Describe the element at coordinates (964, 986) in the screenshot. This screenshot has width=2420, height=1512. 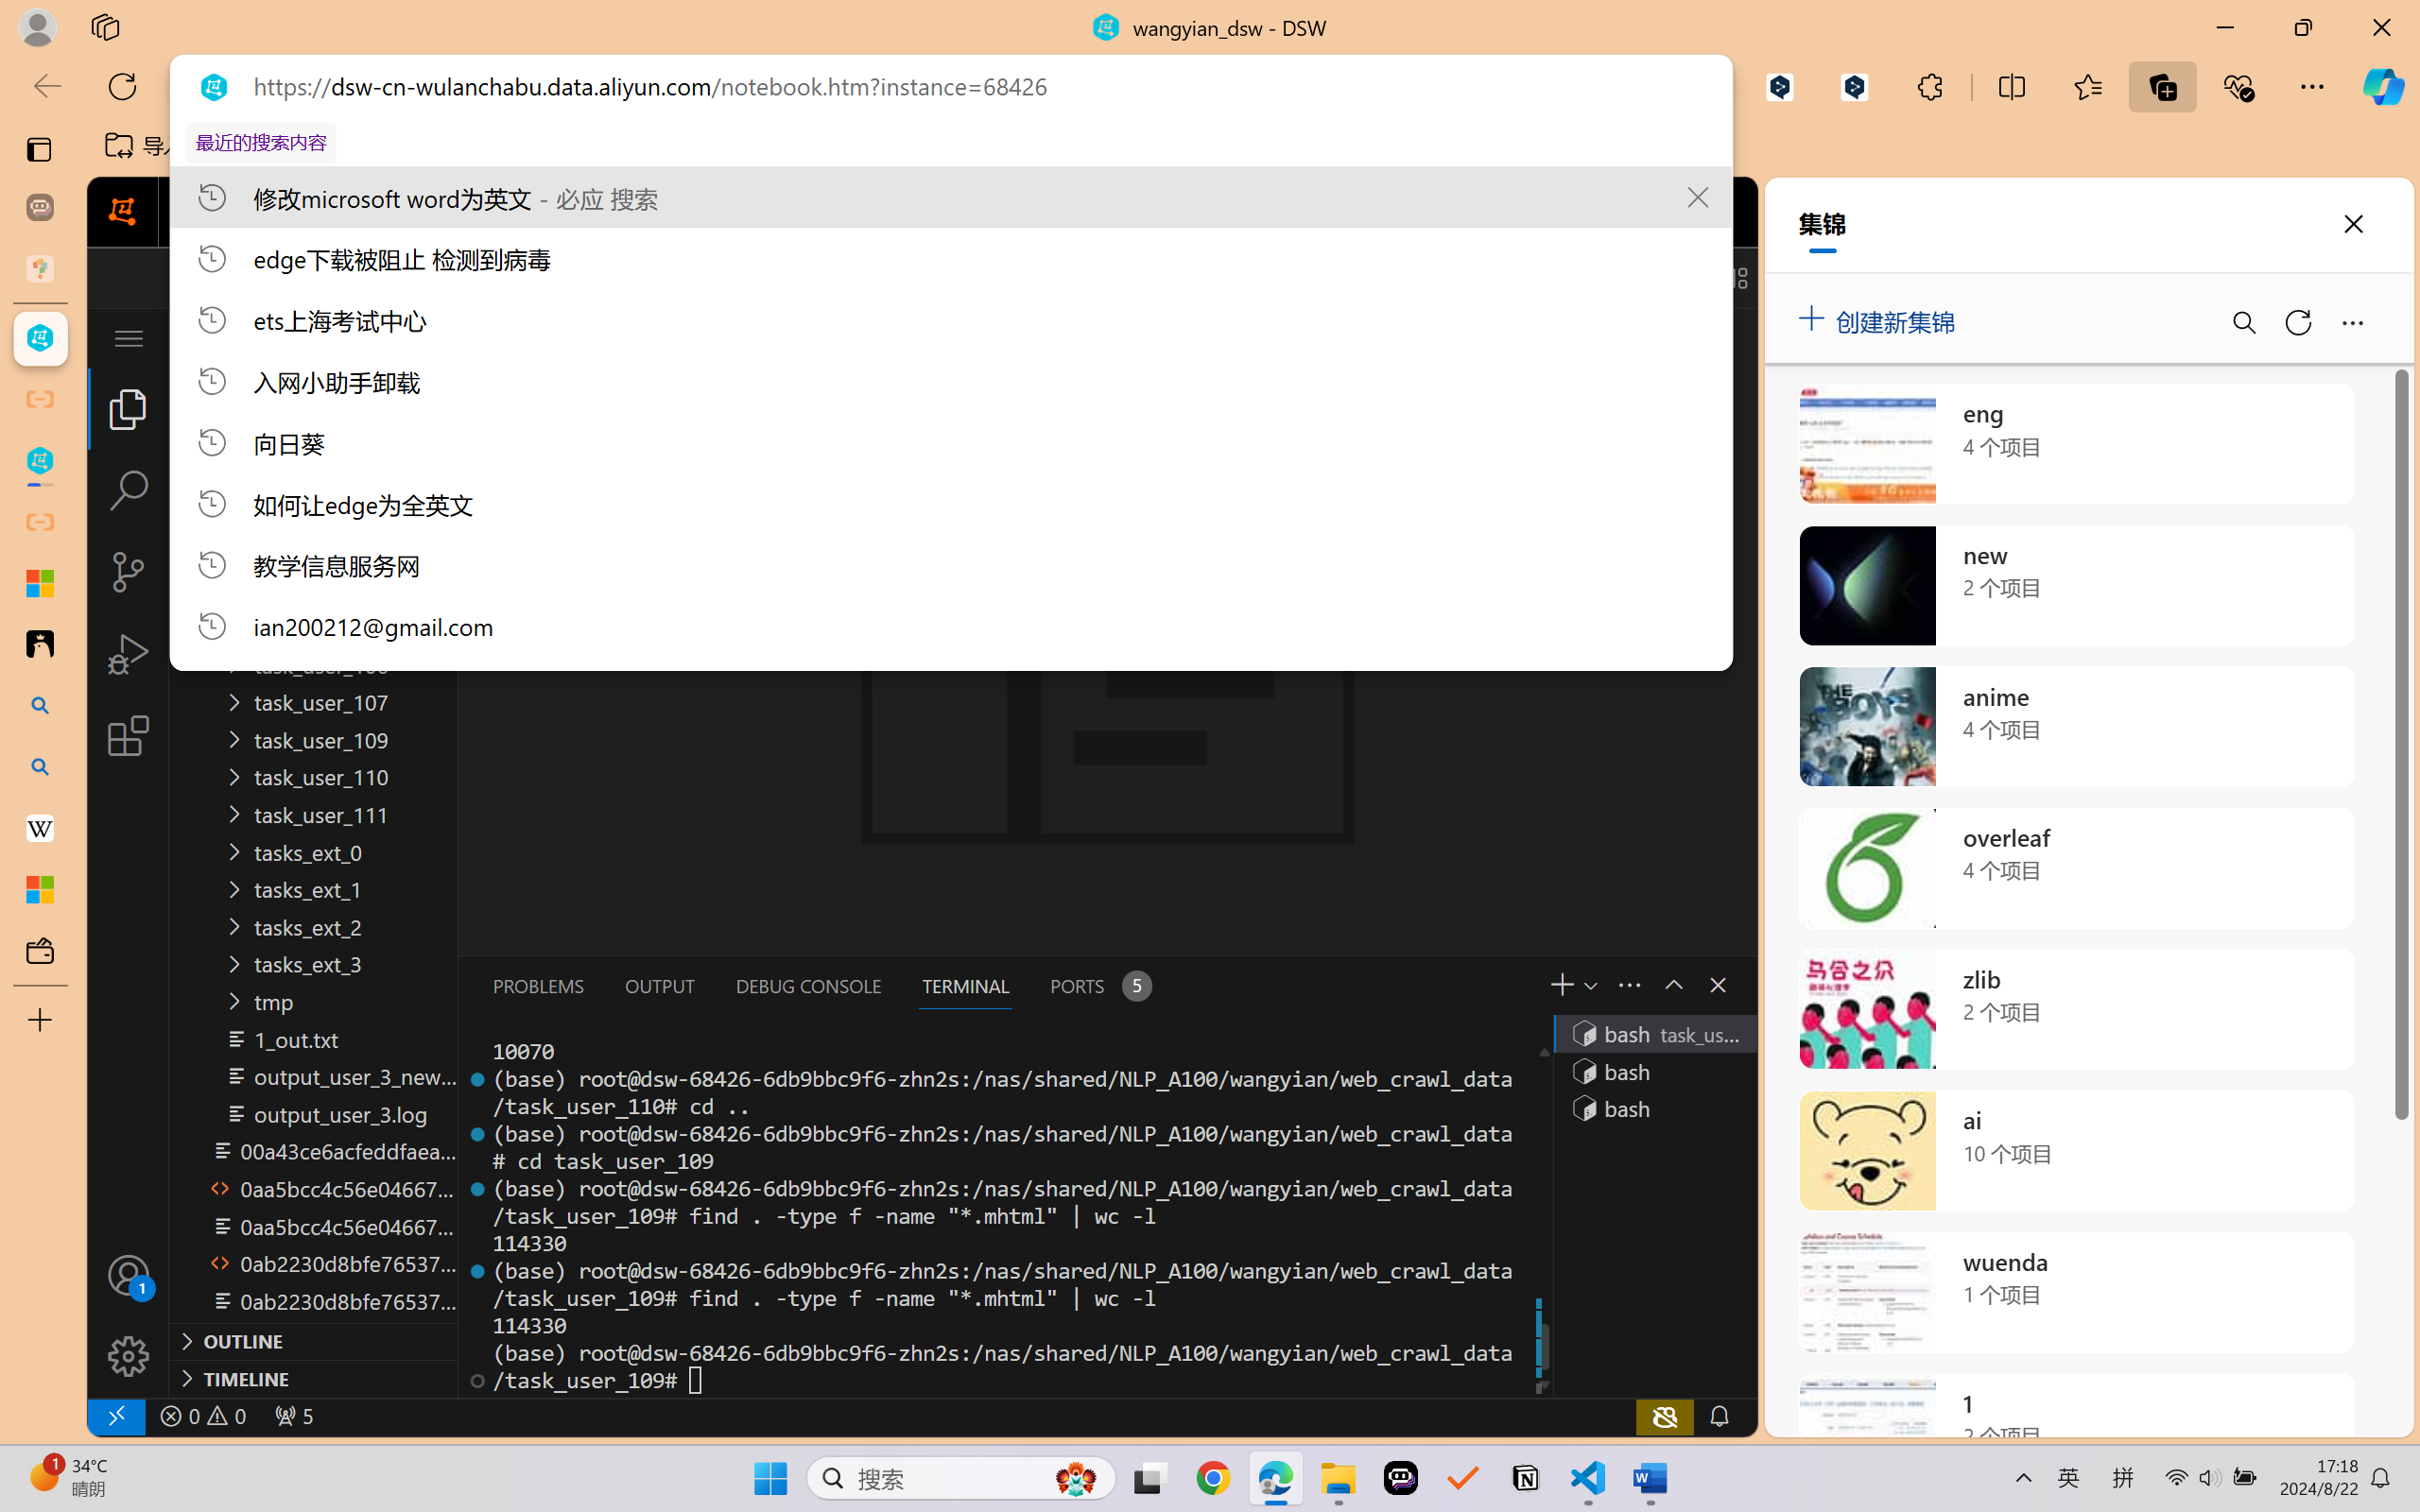
I see `'Terminal (Ctrl+`)'` at that location.